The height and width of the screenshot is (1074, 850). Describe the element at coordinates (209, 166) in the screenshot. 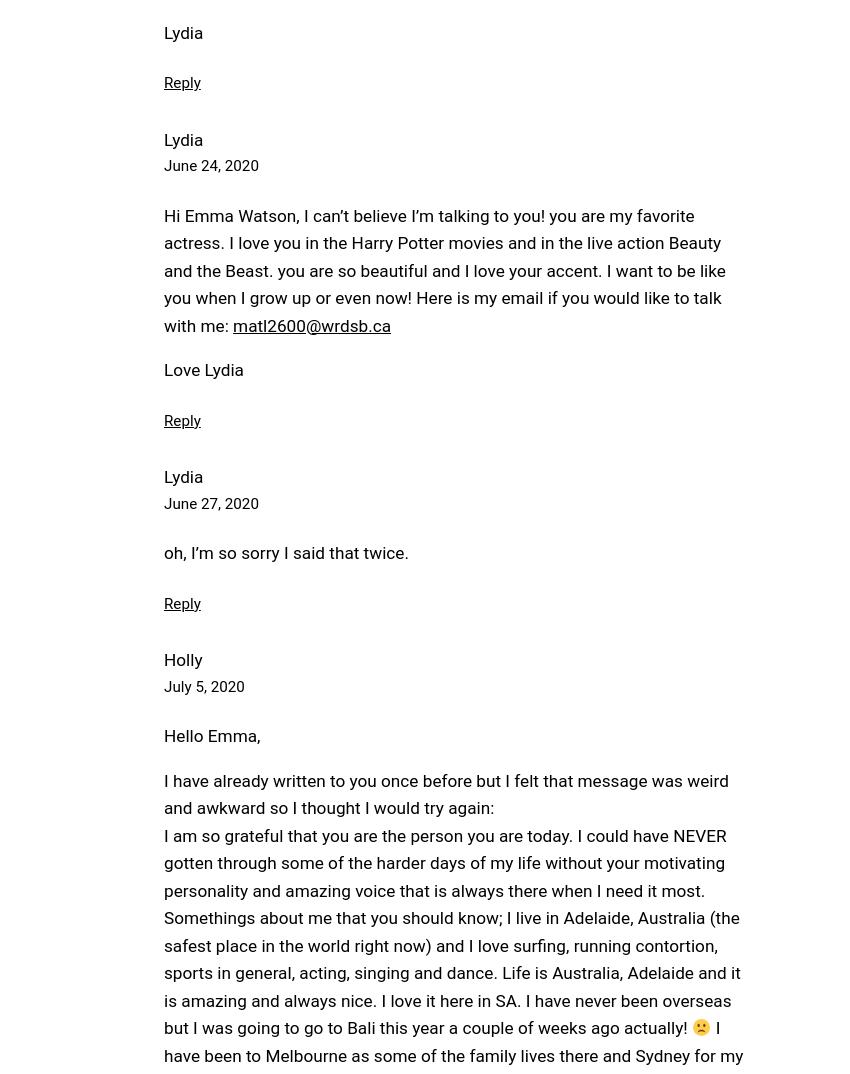

I see `'June 24, 2020'` at that location.